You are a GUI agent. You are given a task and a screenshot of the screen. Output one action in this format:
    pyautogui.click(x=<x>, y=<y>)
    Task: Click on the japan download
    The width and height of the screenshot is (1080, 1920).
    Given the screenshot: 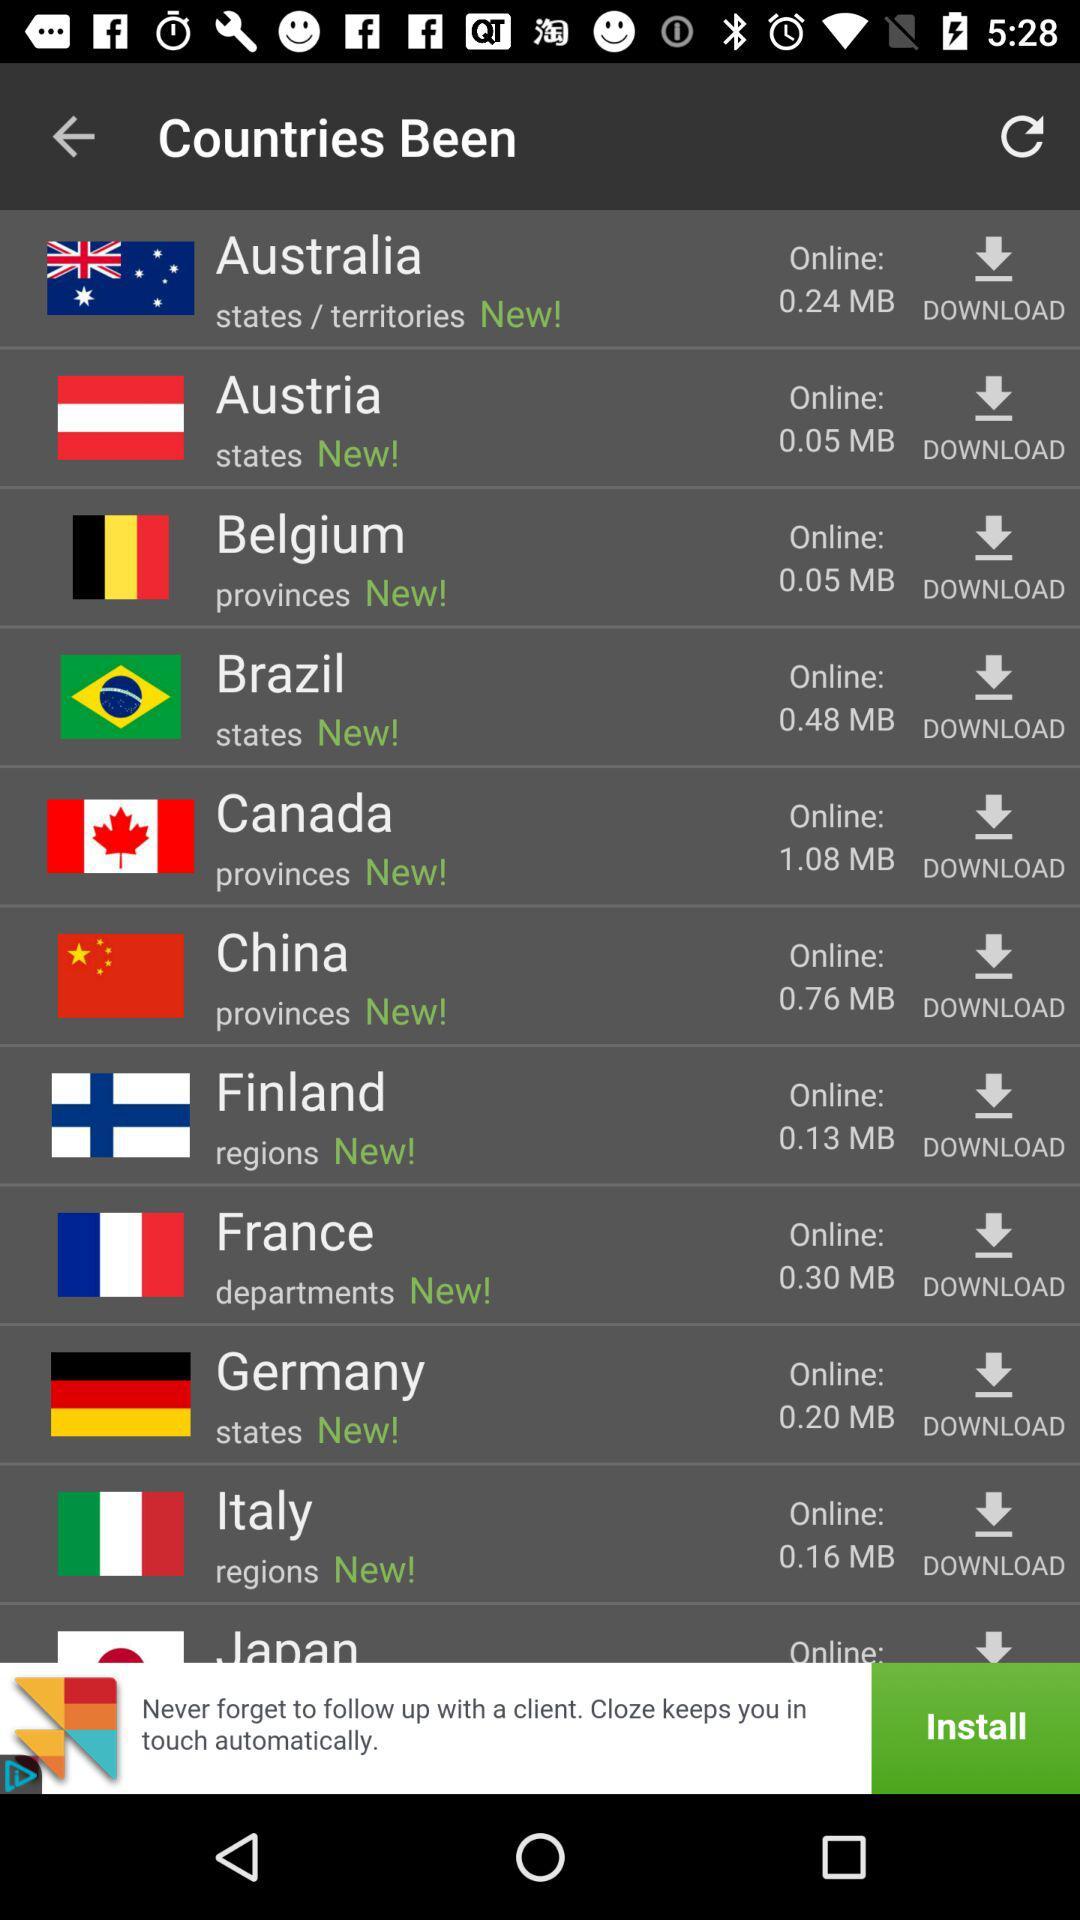 What is the action you would take?
    pyautogui.click(x=993, y=1643)
    